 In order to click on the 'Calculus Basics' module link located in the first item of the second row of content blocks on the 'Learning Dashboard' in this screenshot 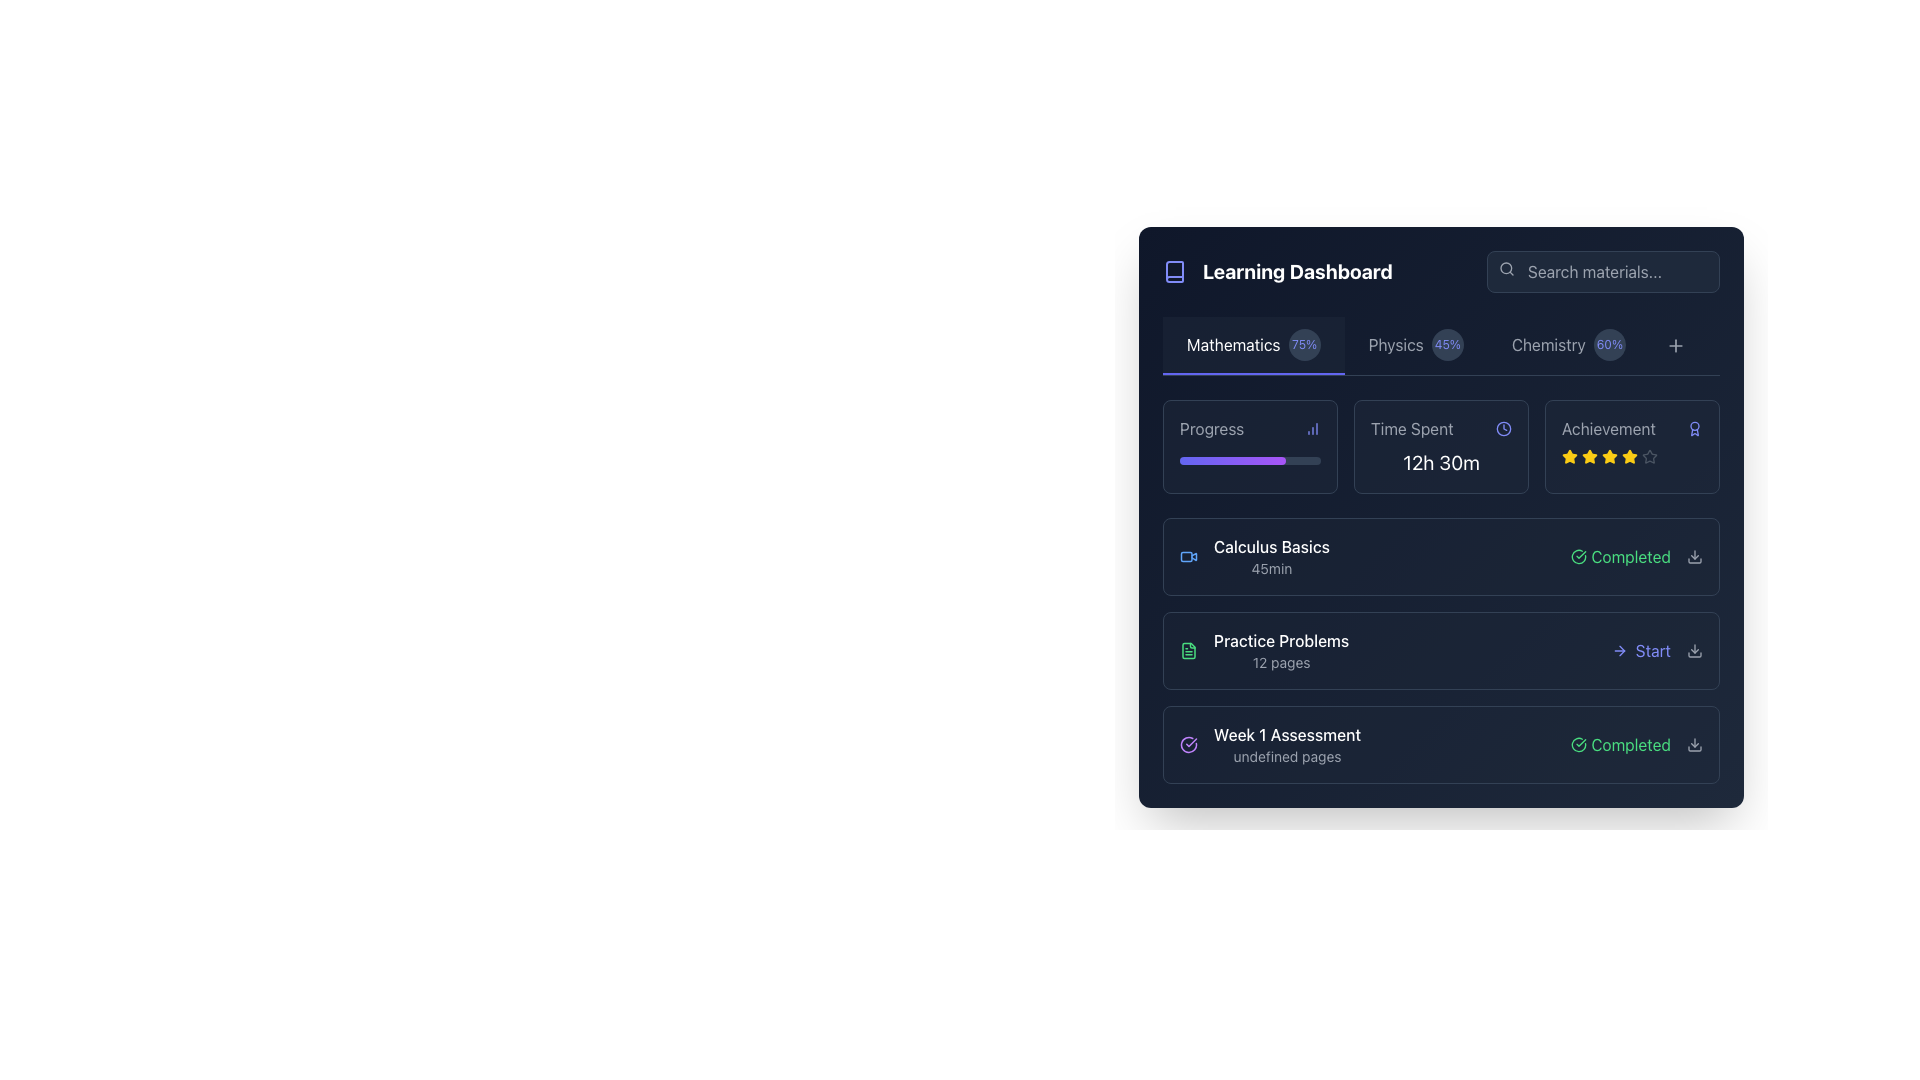, I will do `click(1253, 556)`.